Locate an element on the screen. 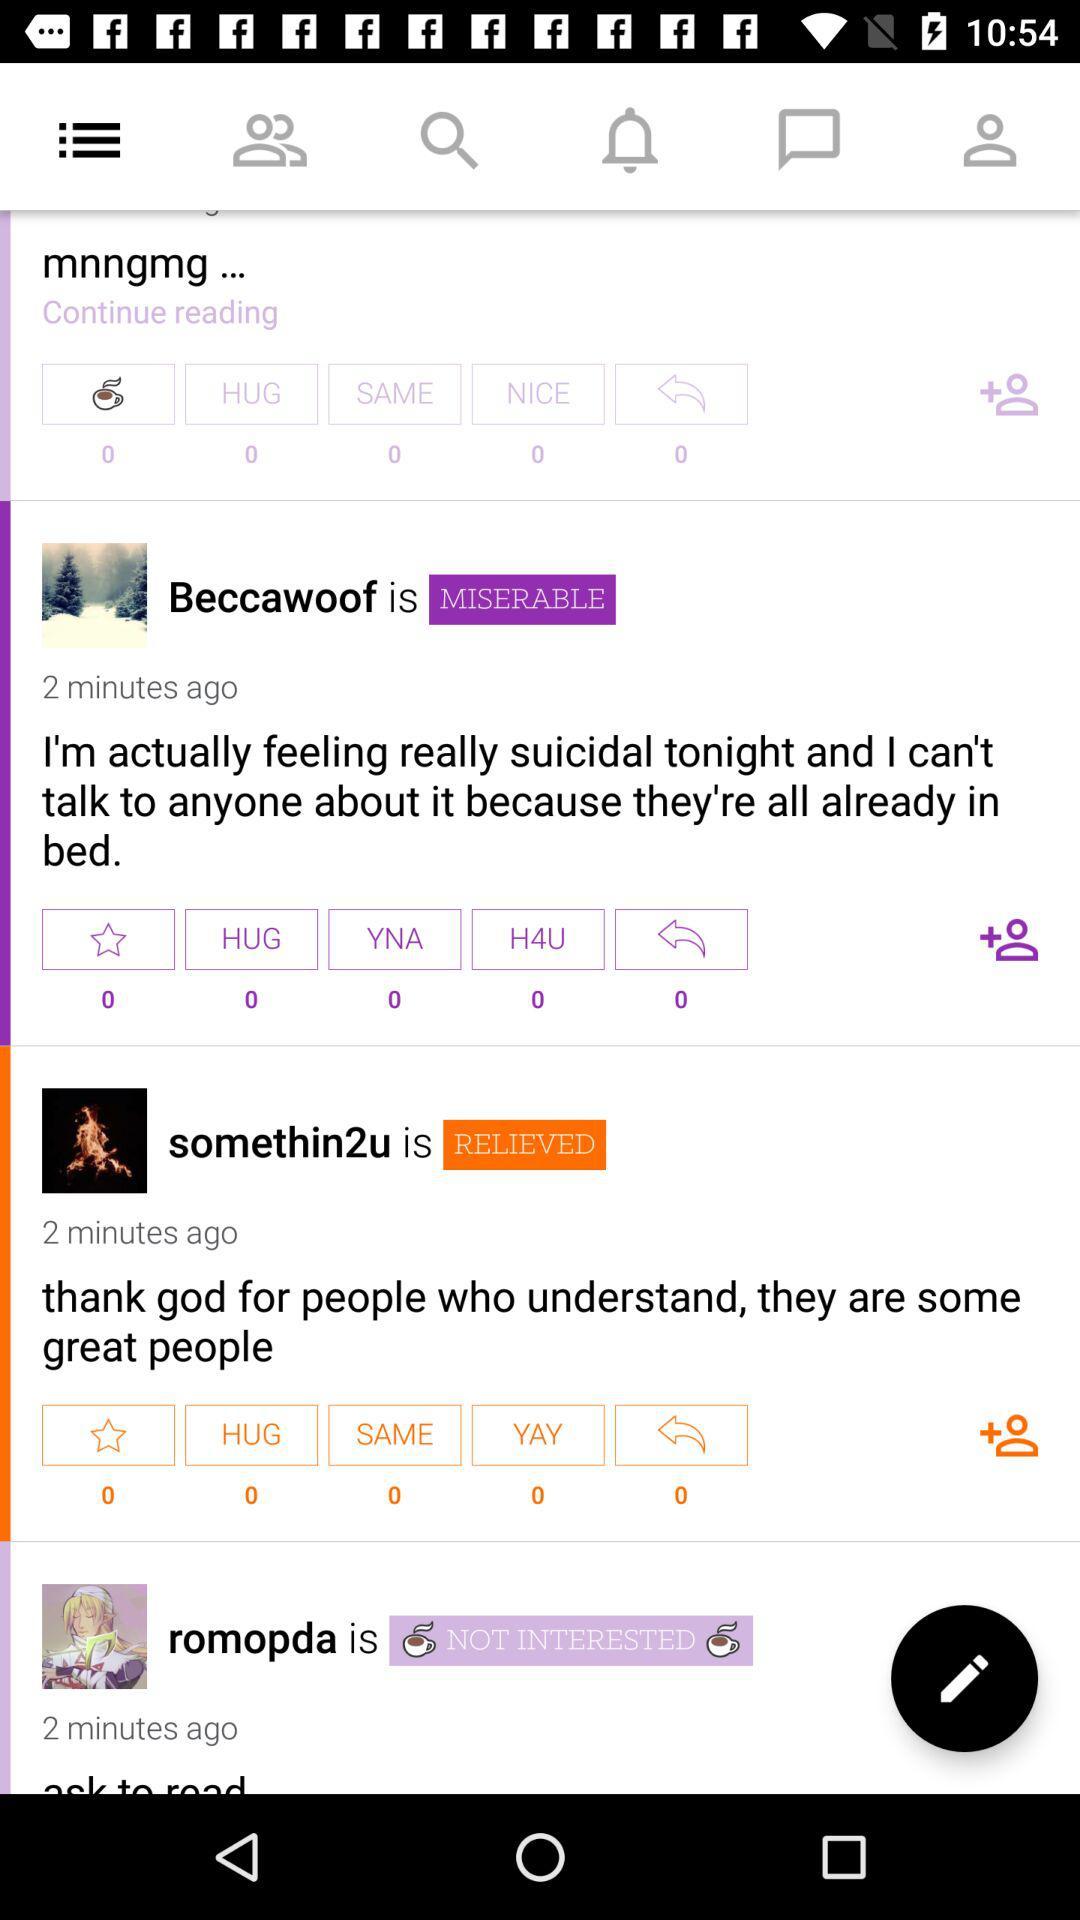  user profile is located at coordinates (94, 1140).